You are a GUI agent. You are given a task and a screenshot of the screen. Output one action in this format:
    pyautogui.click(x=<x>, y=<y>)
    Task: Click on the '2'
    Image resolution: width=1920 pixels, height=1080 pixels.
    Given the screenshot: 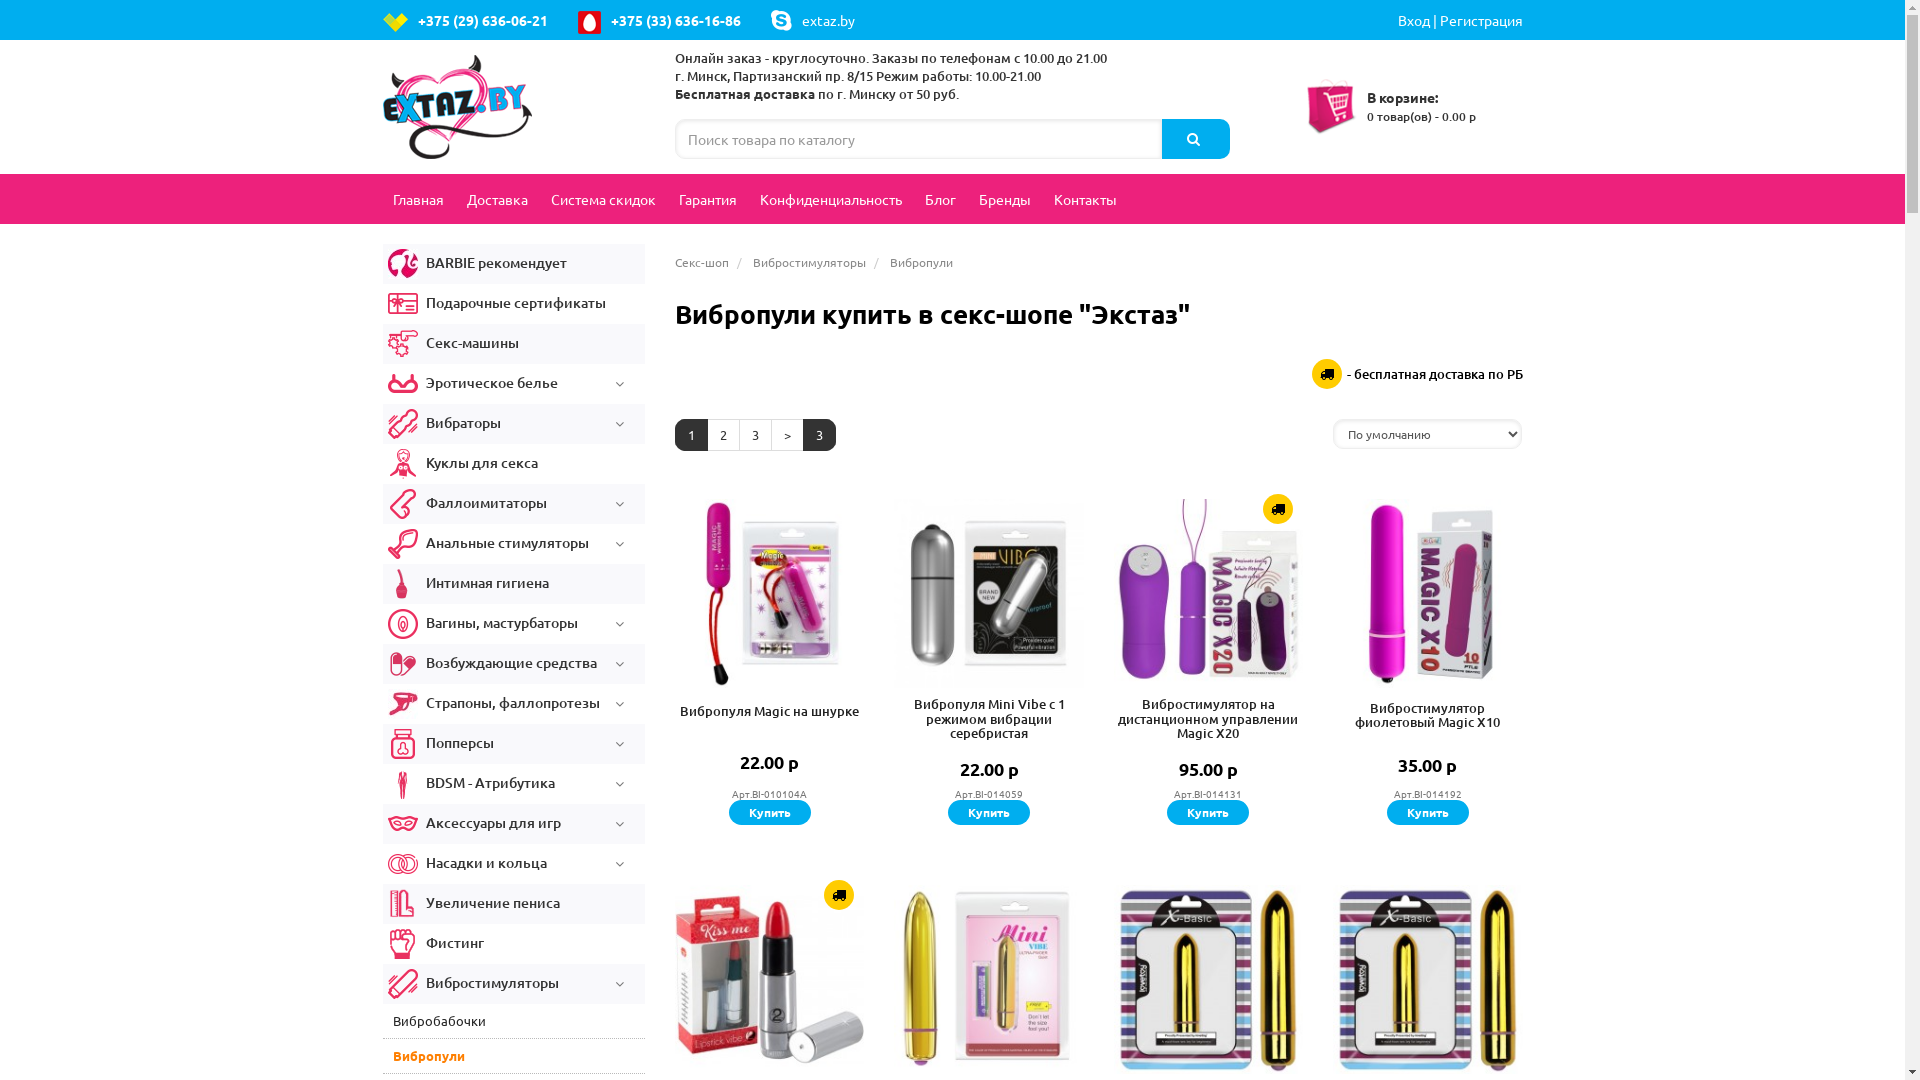 What is the action you would take?
    pyautogui.click(x=706, y=434)
    